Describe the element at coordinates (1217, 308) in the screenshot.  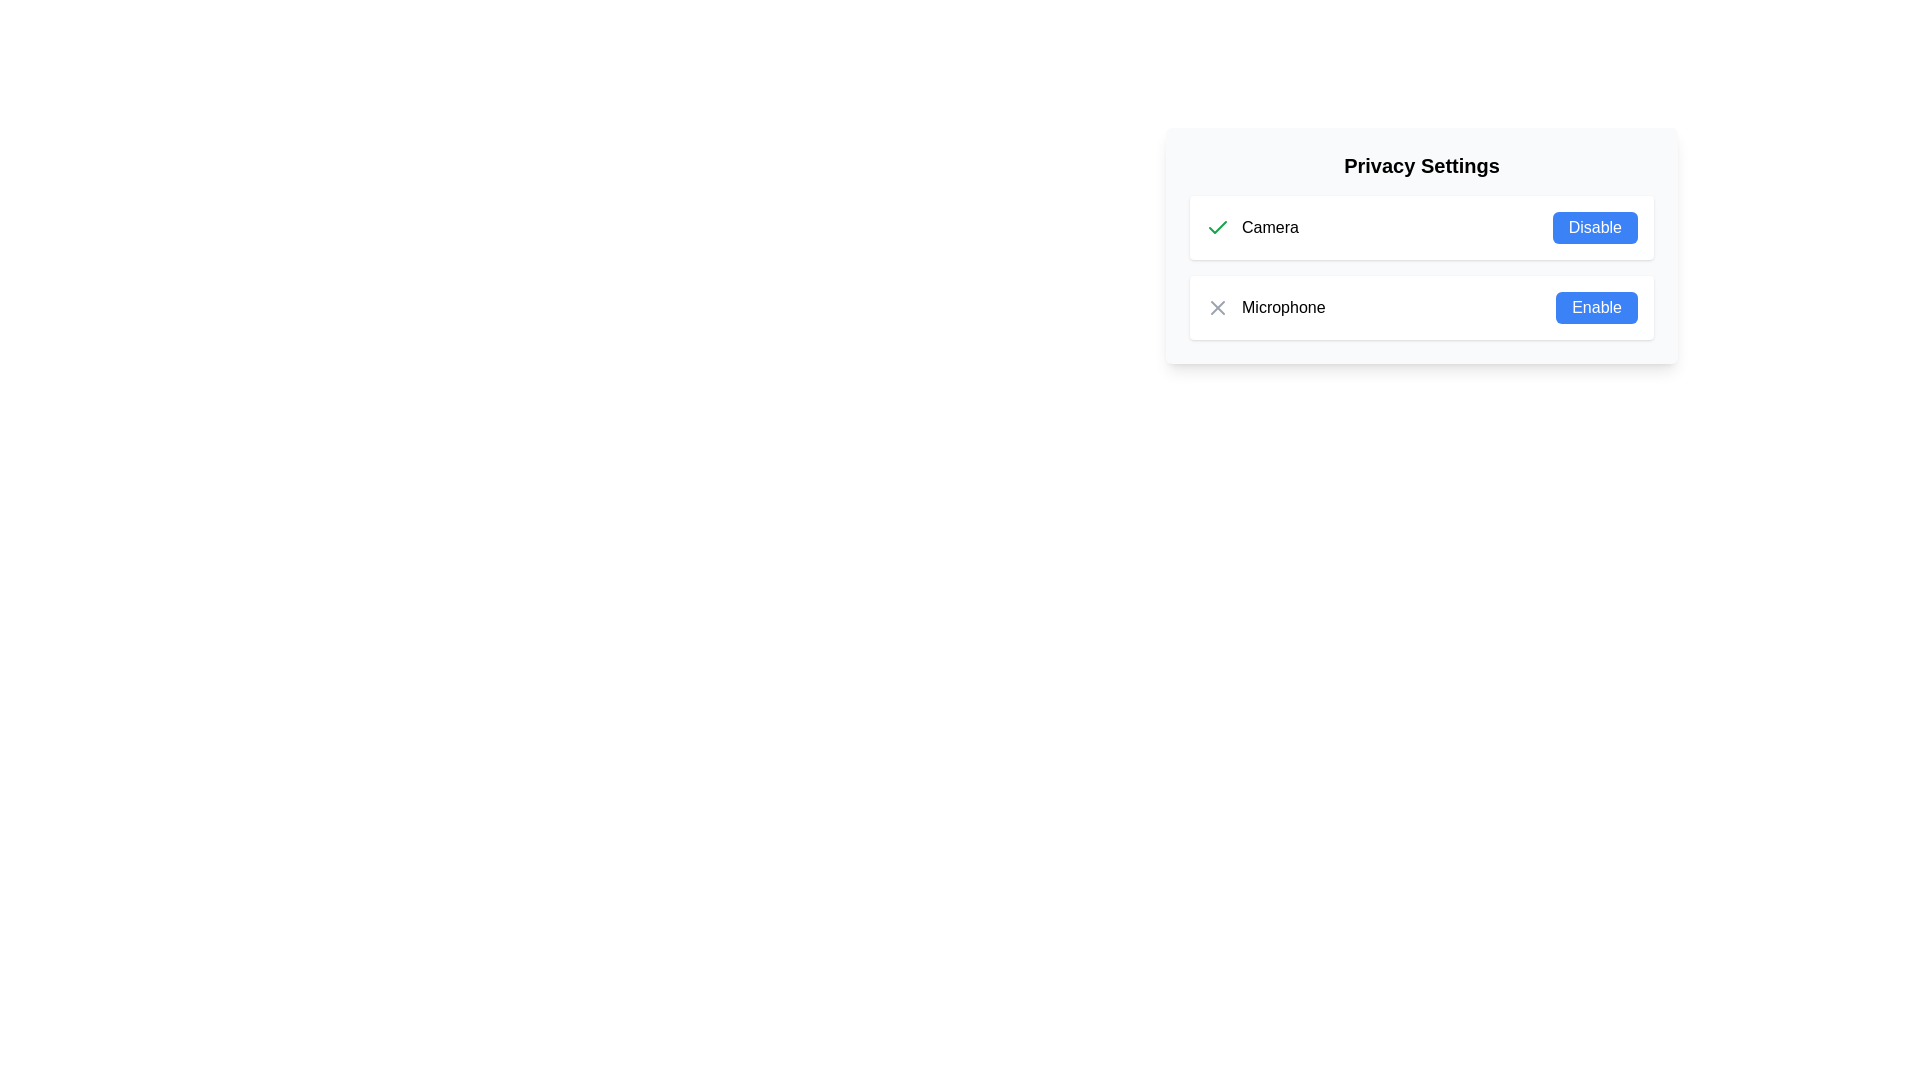
I see `the SVG icon representing a cross (X) shape with a gray stroke, located in the top-right corner of the 'Microphone' row in the Privacy Settings panel` at that location.